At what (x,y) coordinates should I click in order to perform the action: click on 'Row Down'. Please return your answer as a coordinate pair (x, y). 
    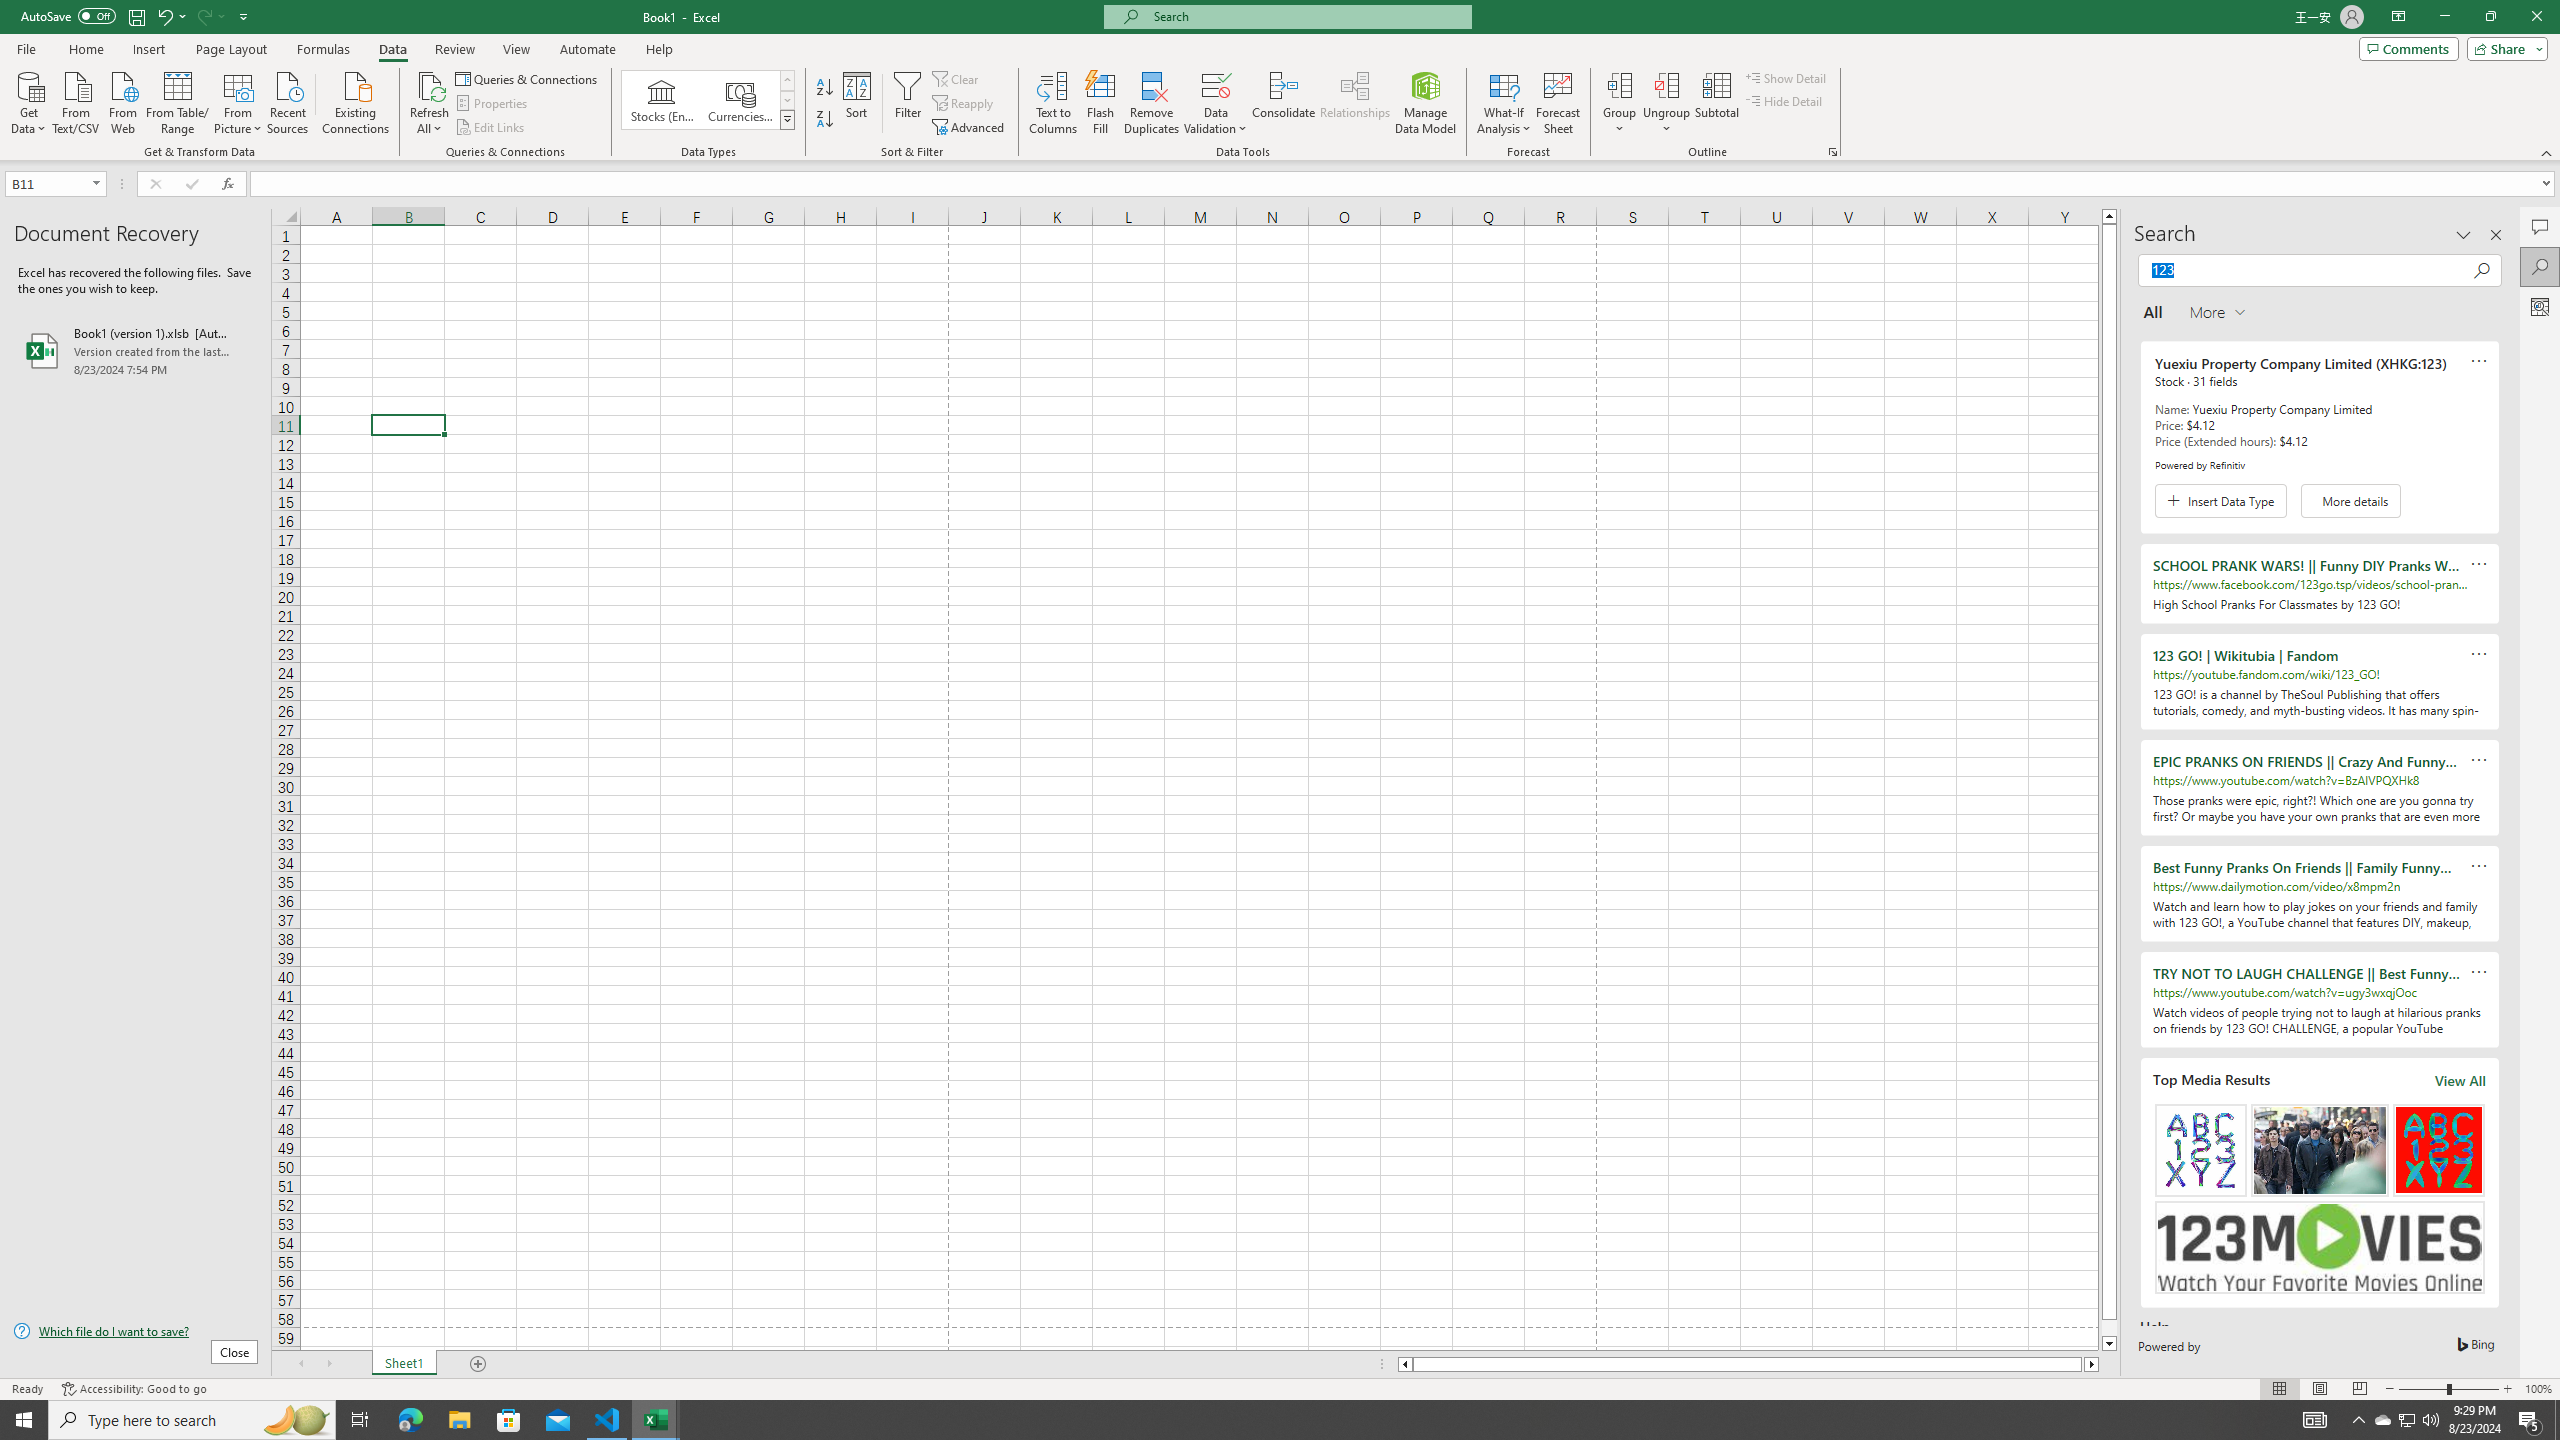
    Looking at the image, I should click on (787, 99).